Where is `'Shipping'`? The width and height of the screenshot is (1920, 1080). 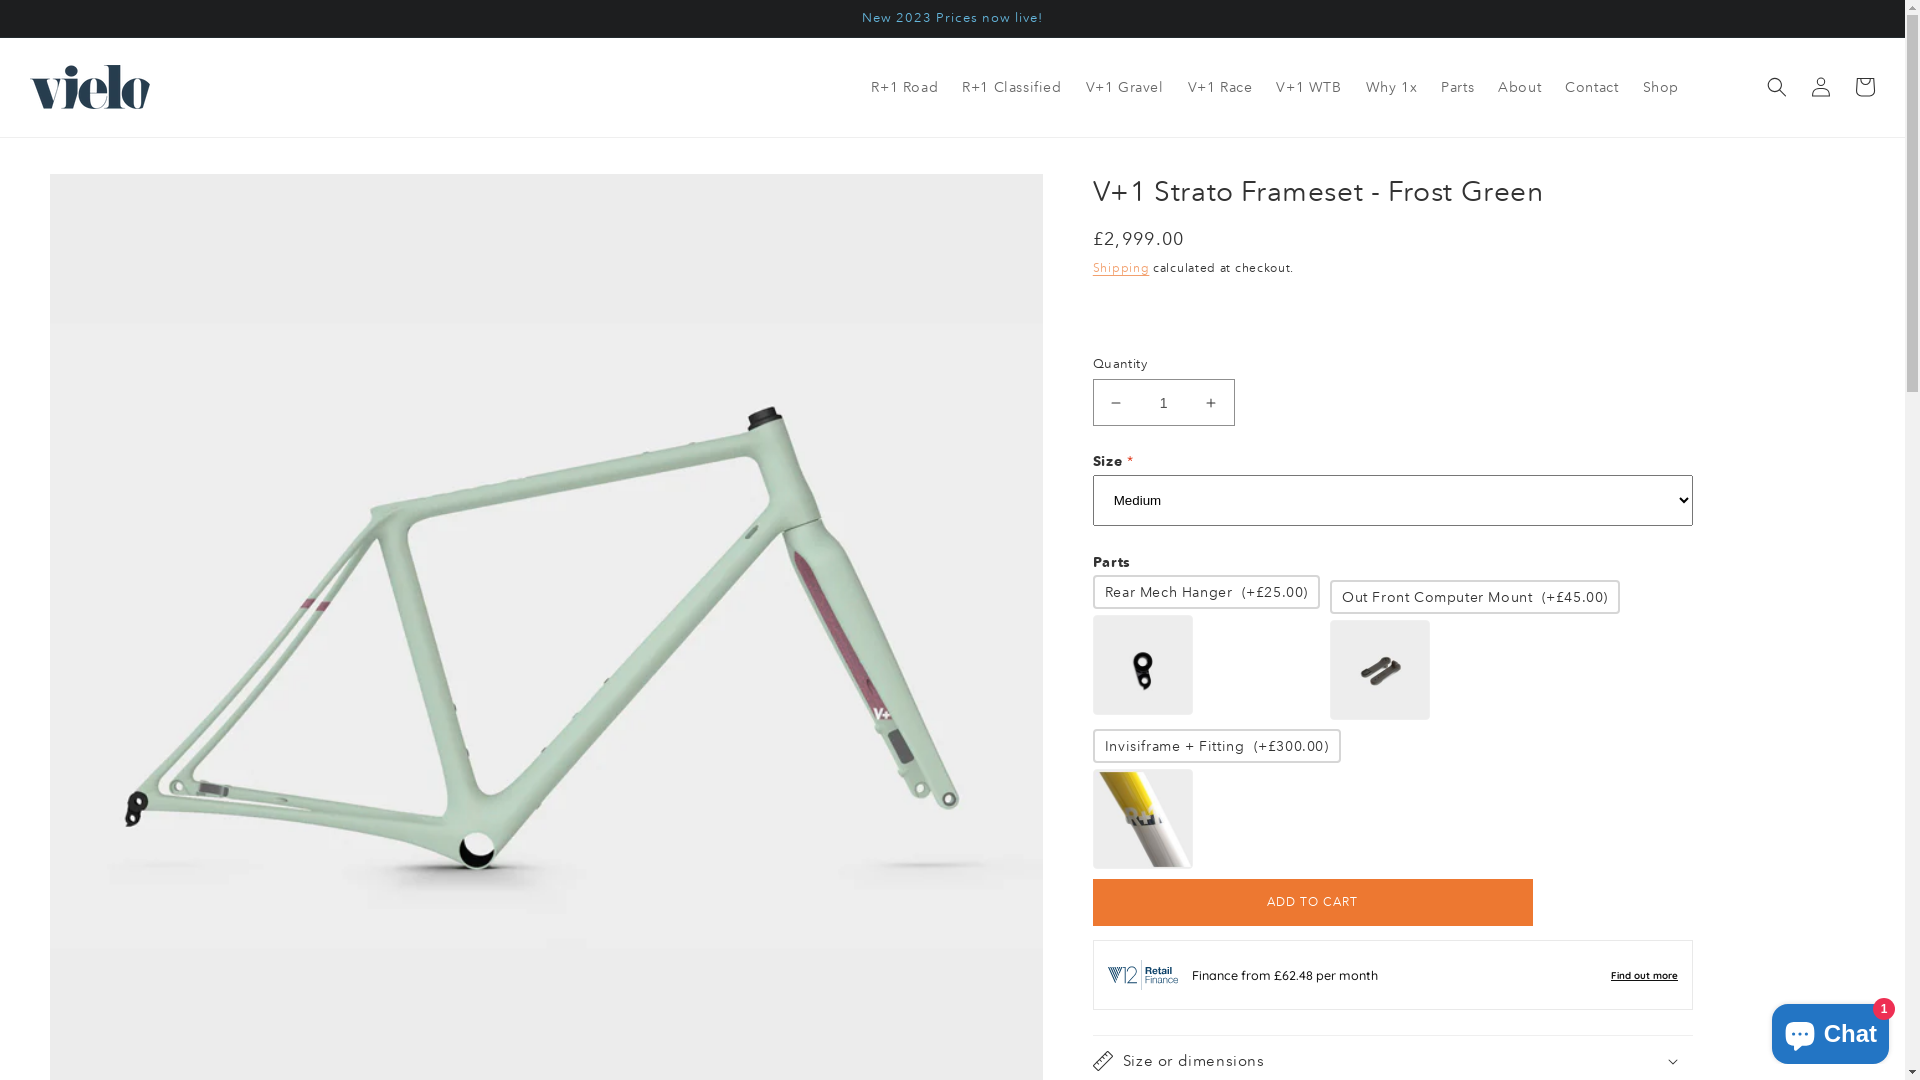
'Shipping' is located at coordinates (1121, 266).